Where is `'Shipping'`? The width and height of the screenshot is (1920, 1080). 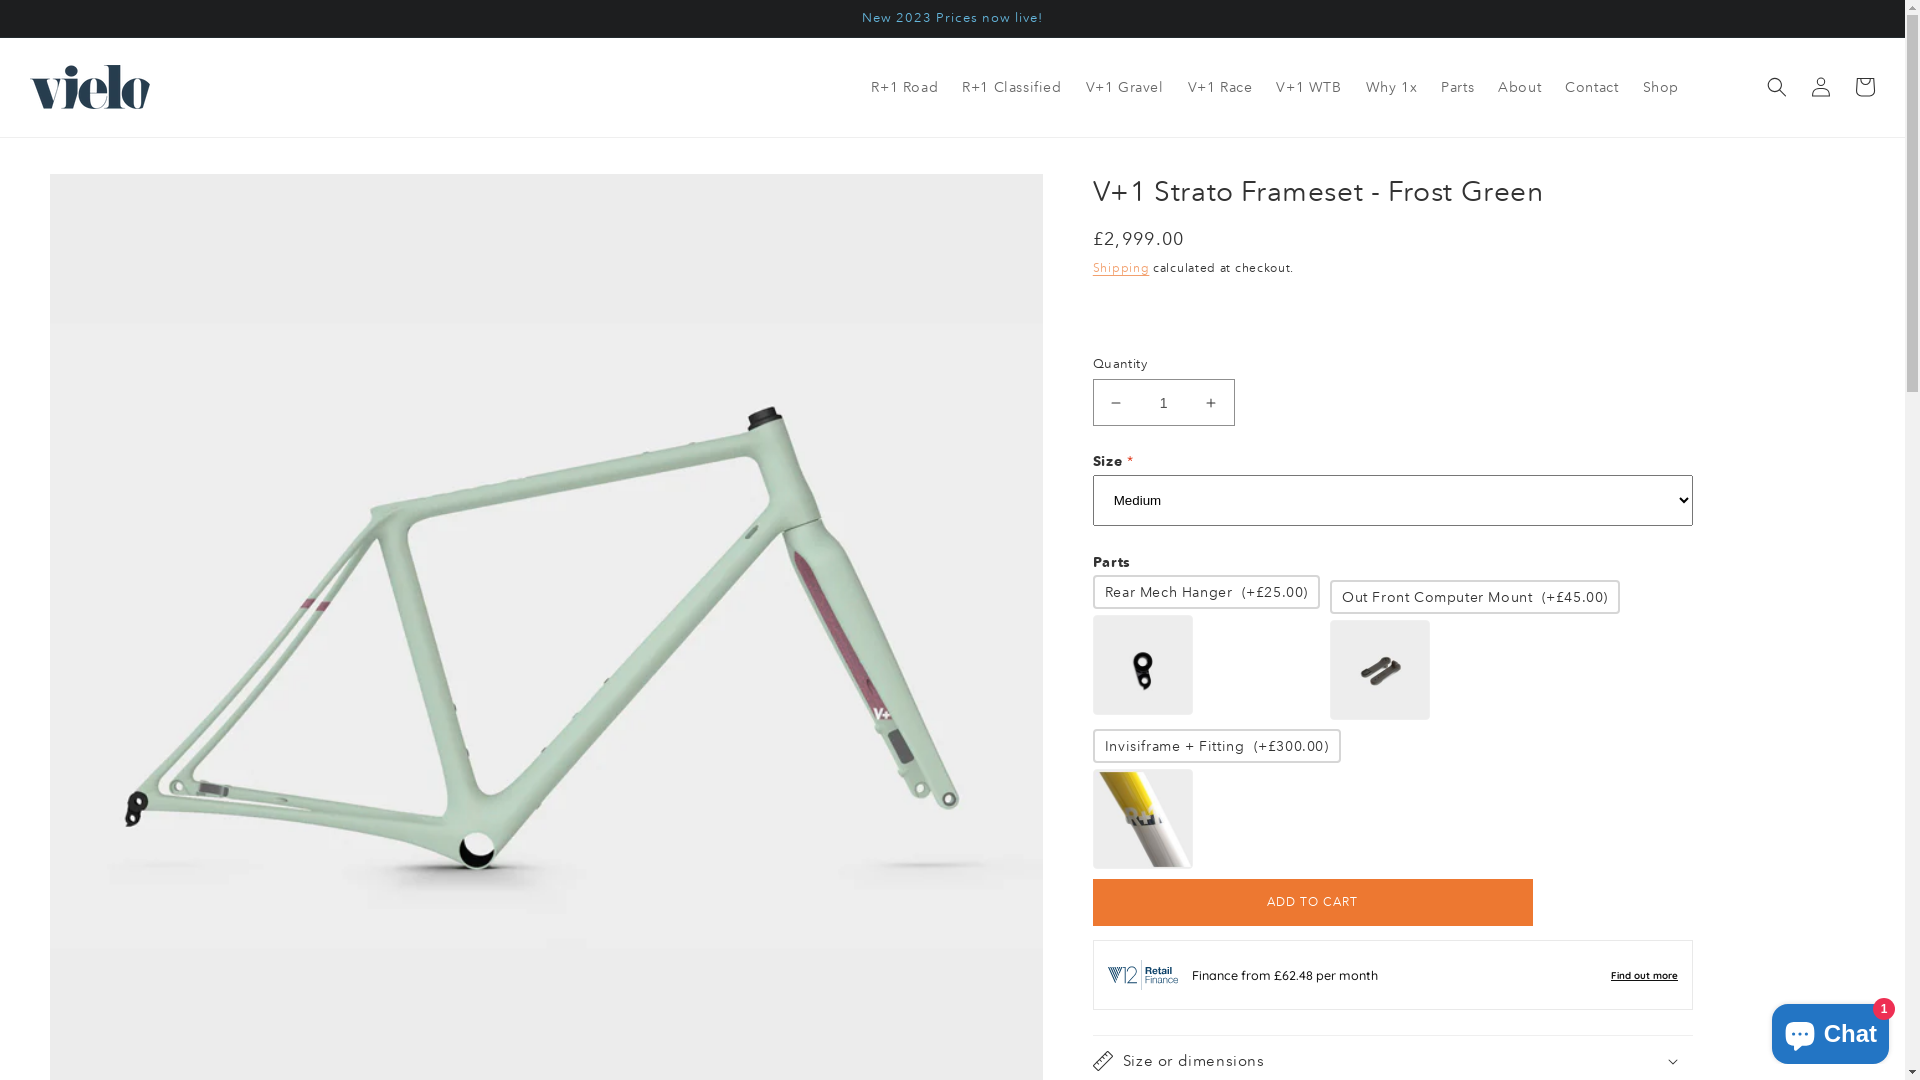
'Shipping' is located at coordinates (1121, 266).